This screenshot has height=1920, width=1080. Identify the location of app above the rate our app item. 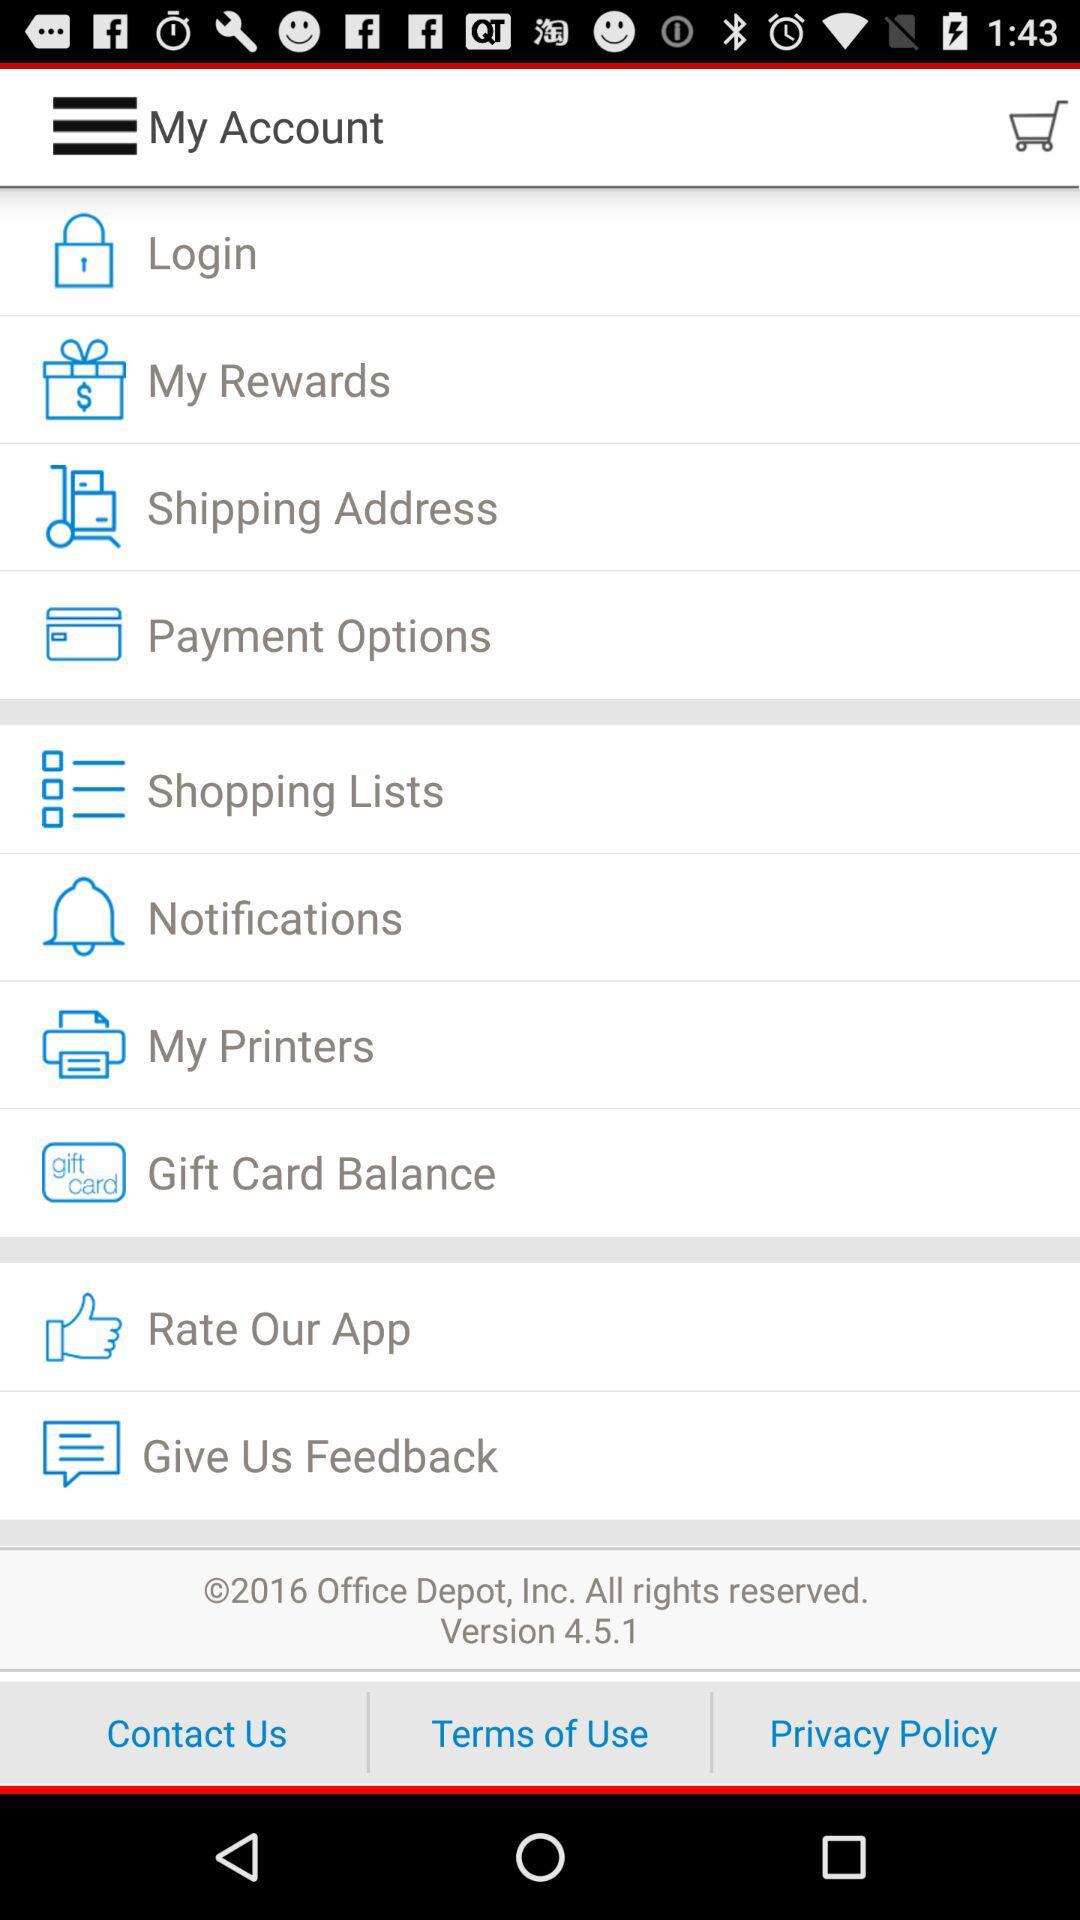
(540, 1248).